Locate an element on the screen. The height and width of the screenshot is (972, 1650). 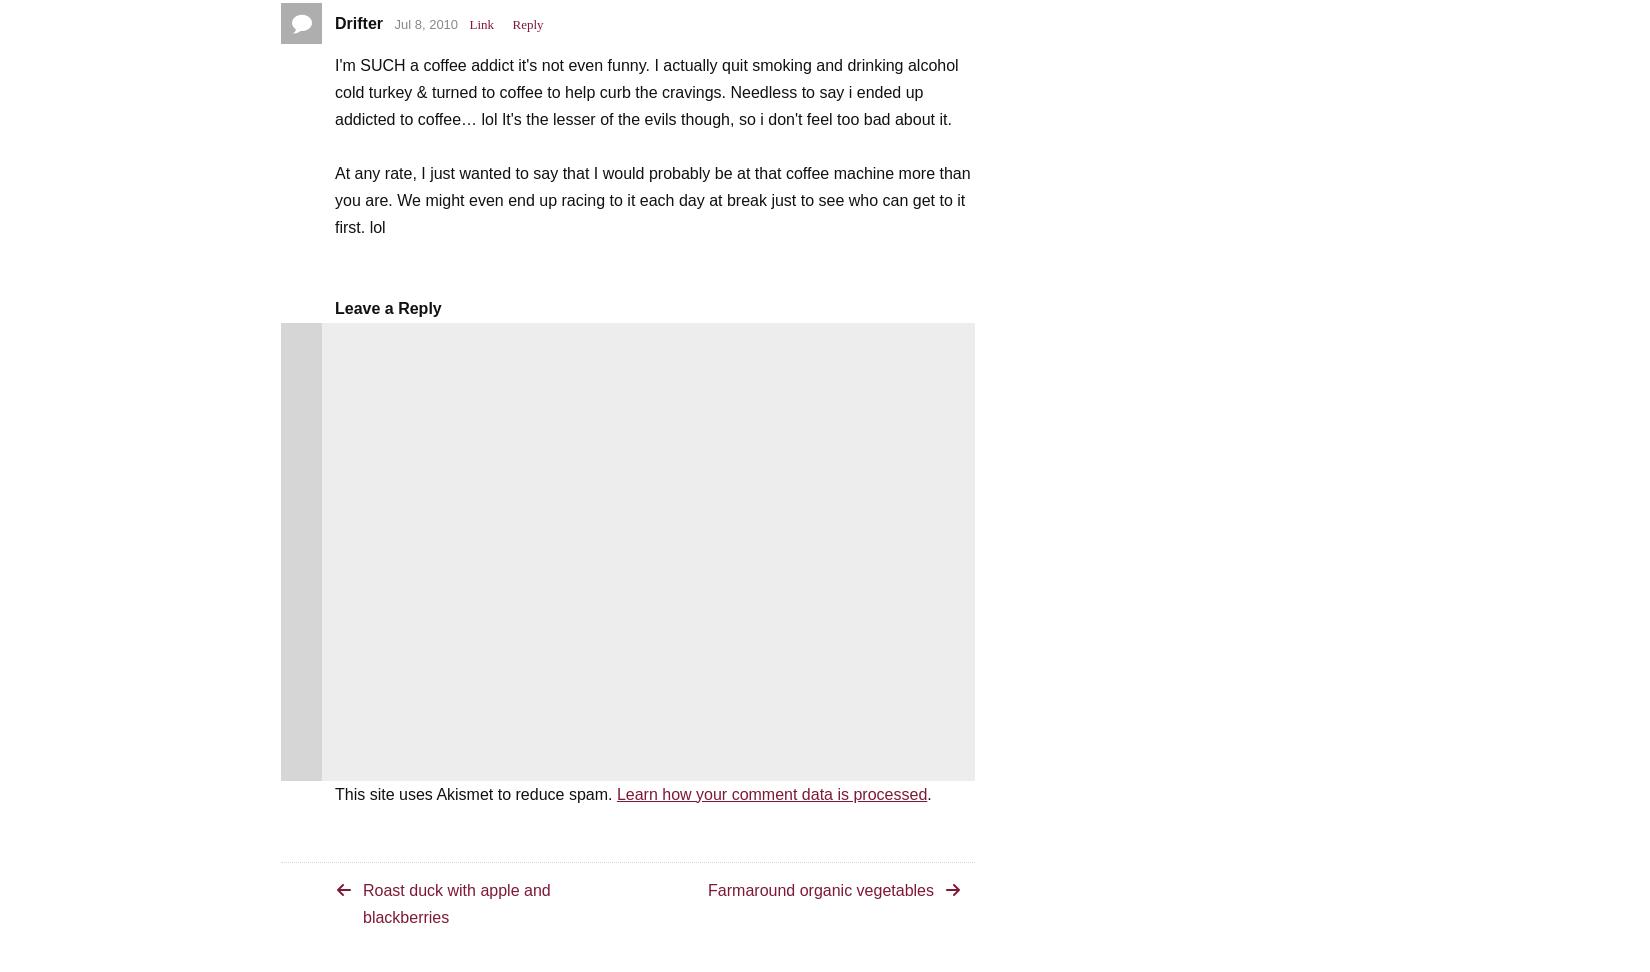
'Jul 8, 2010' is located at coordinates (425, 23).